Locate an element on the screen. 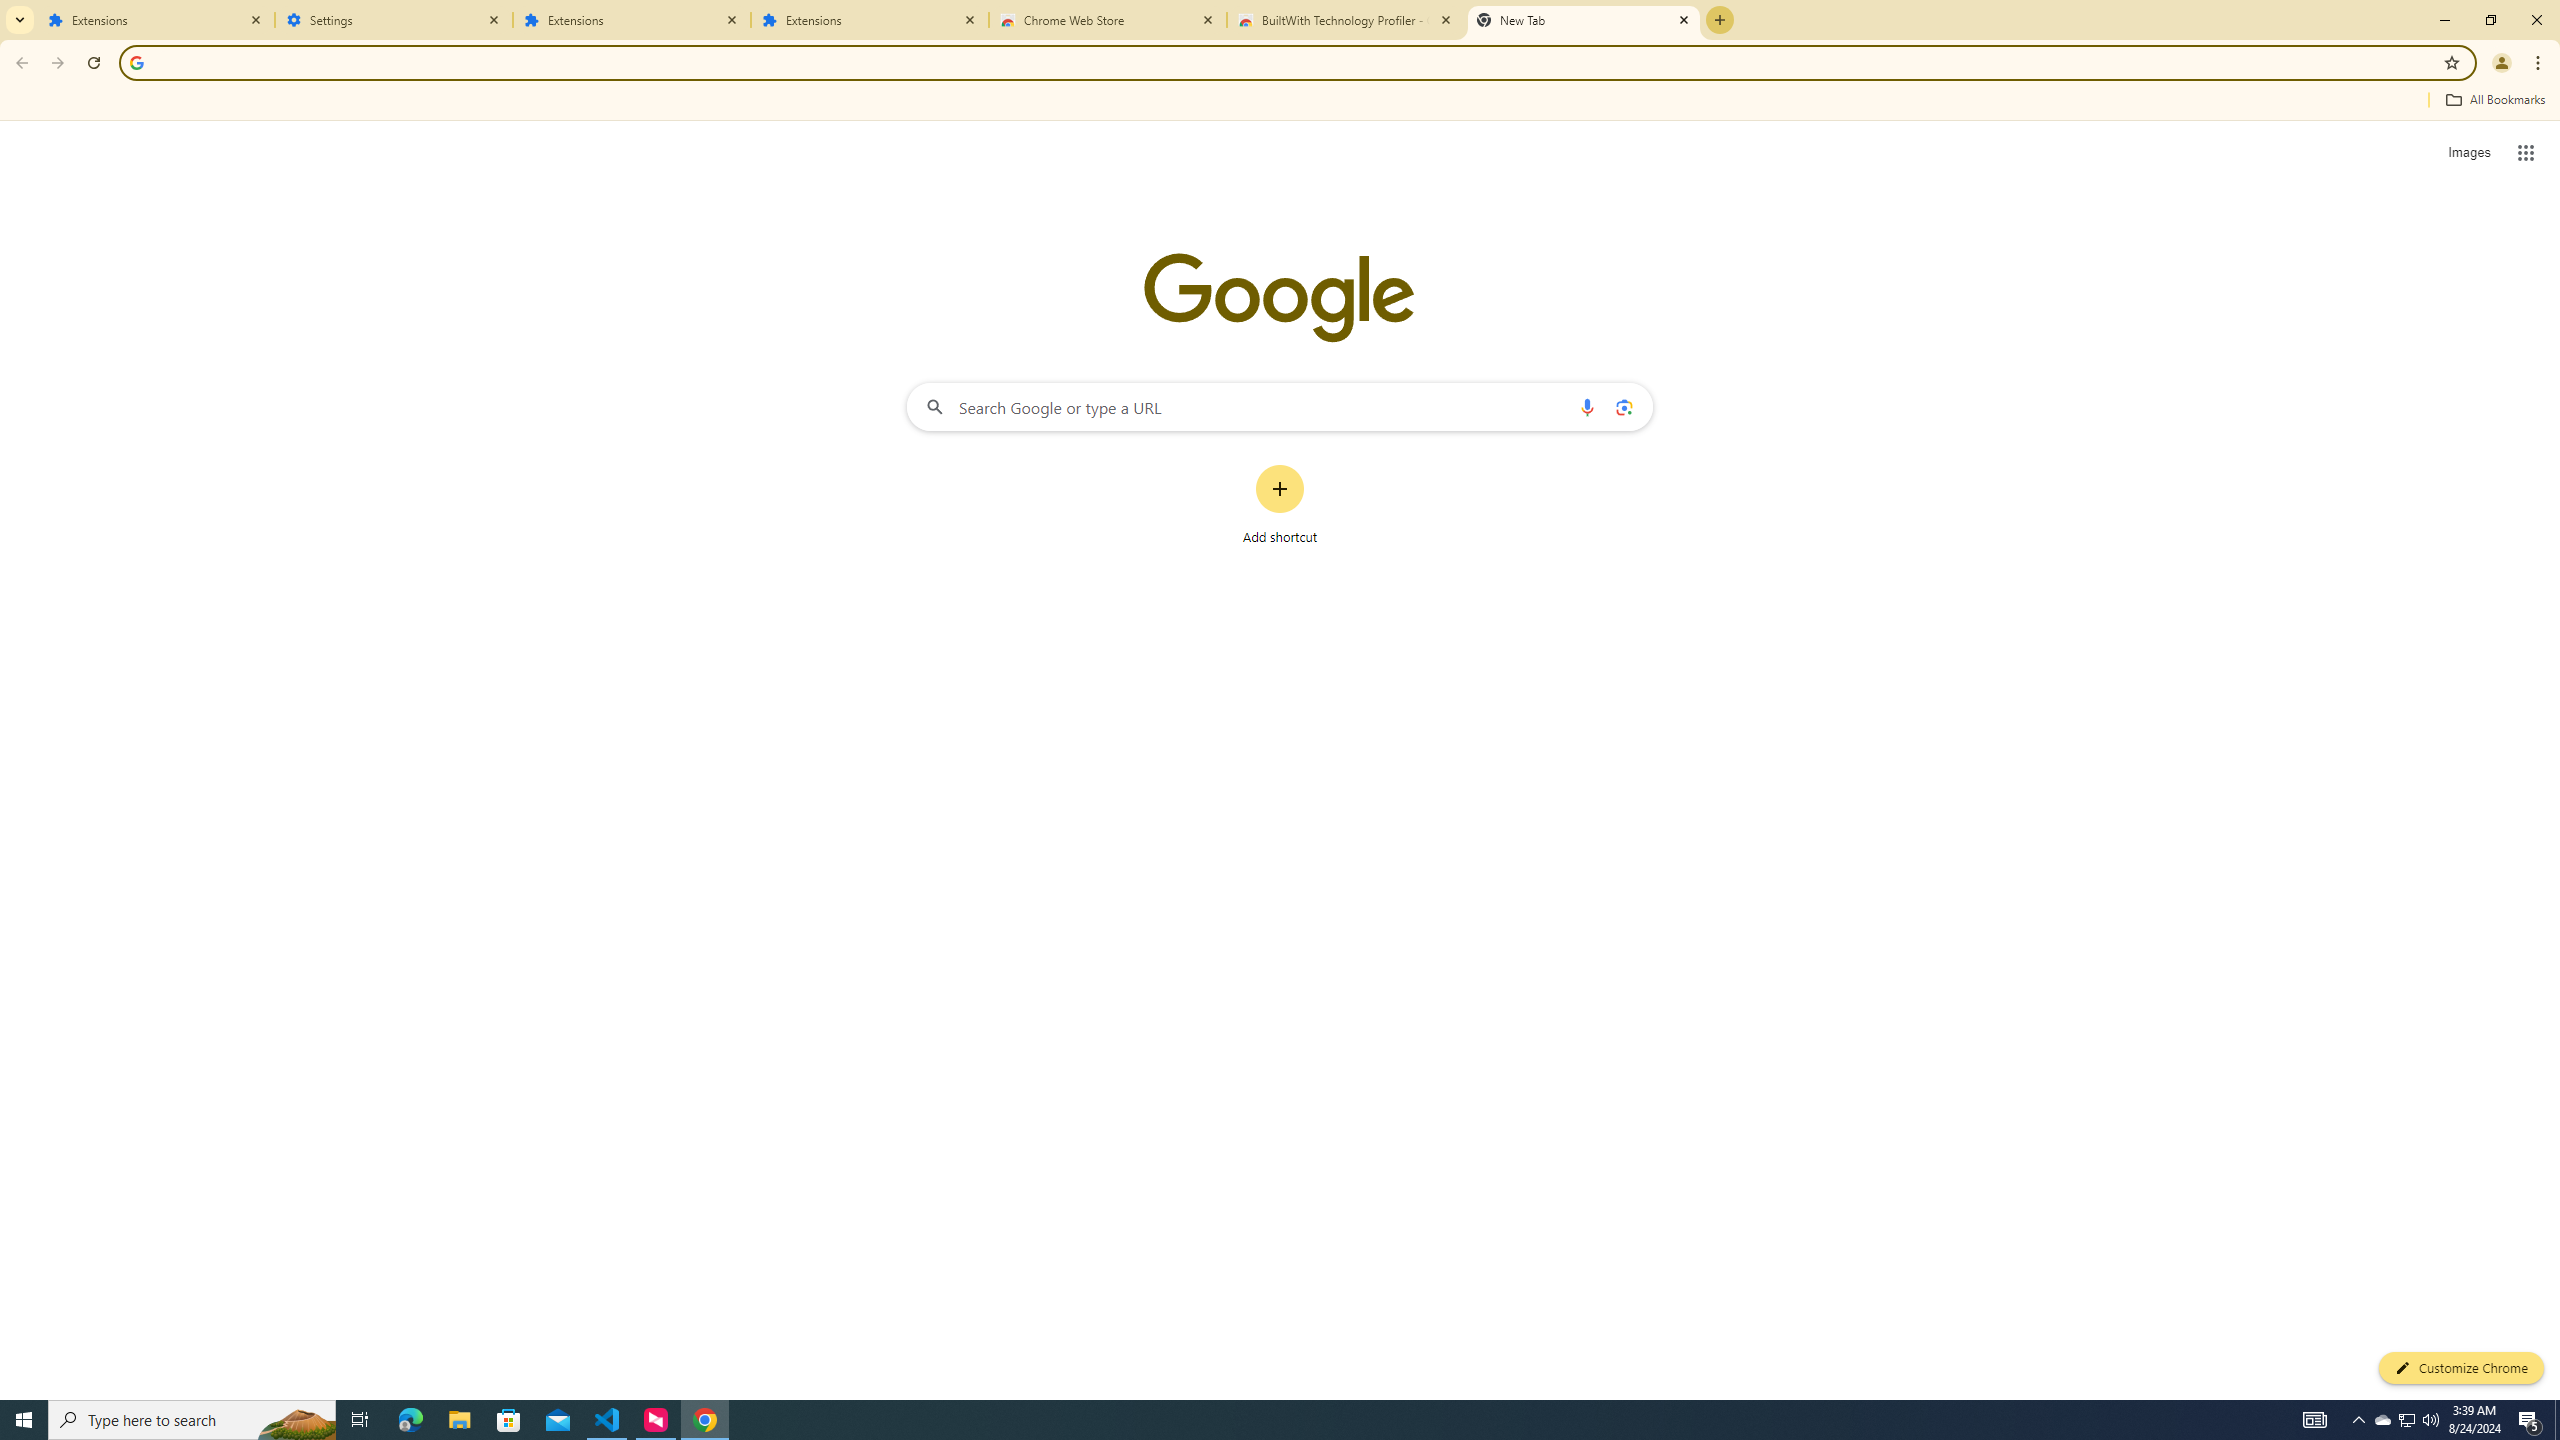 The image size is (2560, 1440). 'Extensions' is located at coordinates (869, 19).